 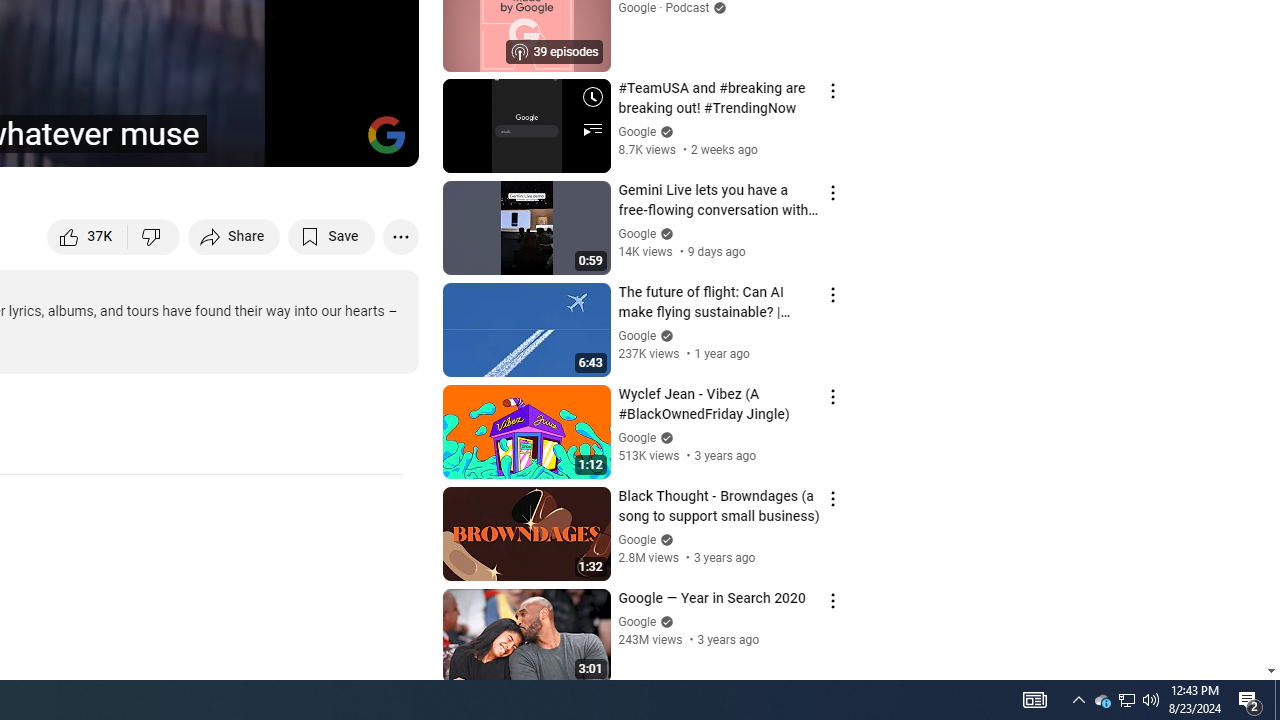 I want to click on 'Dislike this video', so click(x=153, y=235).